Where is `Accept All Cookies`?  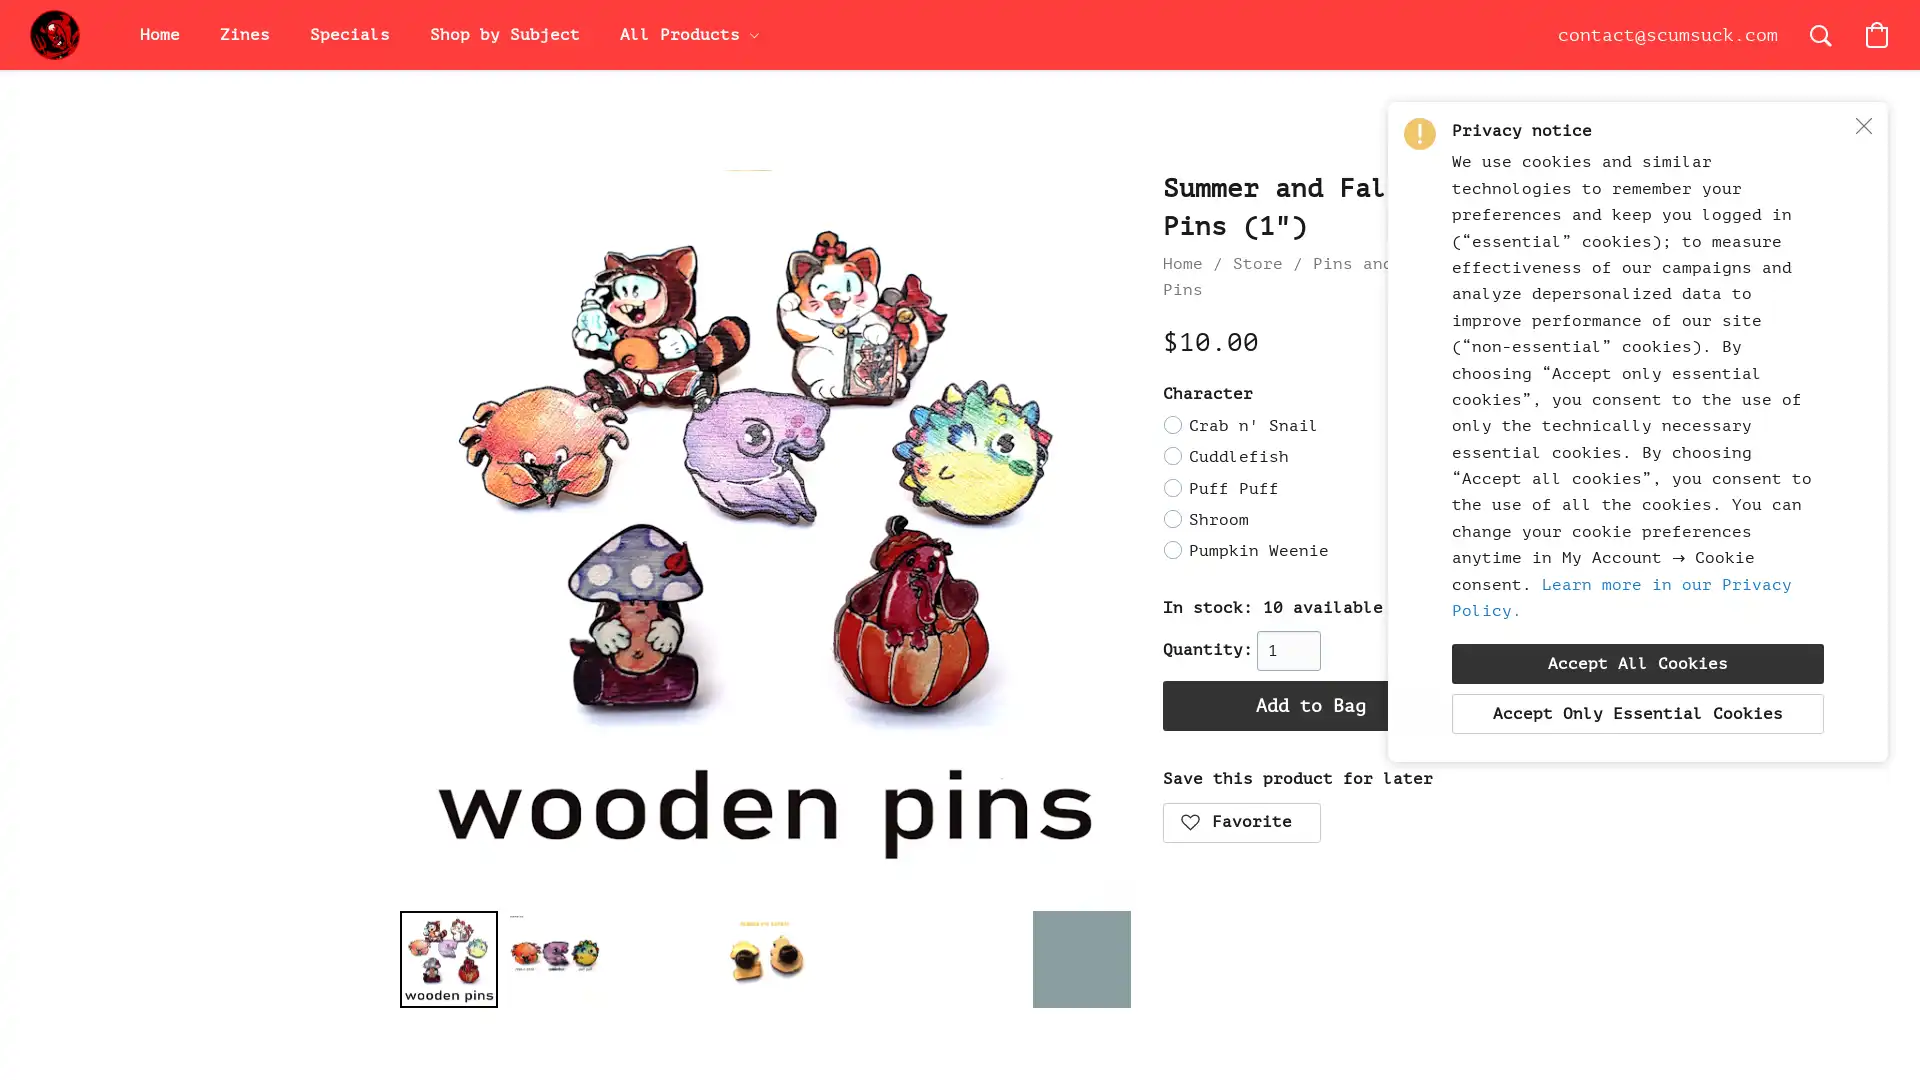 Accept All Cookies is located at coordinates (1637, 663).